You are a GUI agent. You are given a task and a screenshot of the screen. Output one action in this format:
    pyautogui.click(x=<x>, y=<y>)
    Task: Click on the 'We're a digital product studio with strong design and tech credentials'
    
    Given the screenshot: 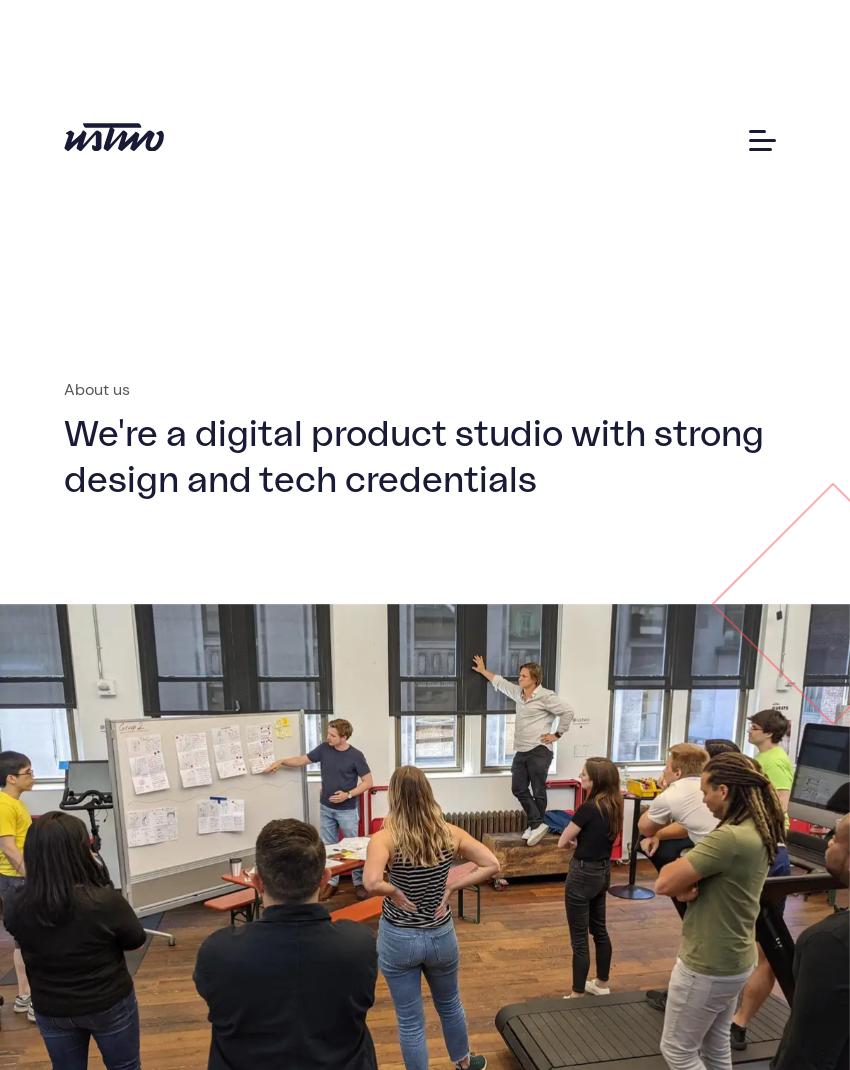 What is the action you would take?
    pyautogui.click(x=413, y=456)
    